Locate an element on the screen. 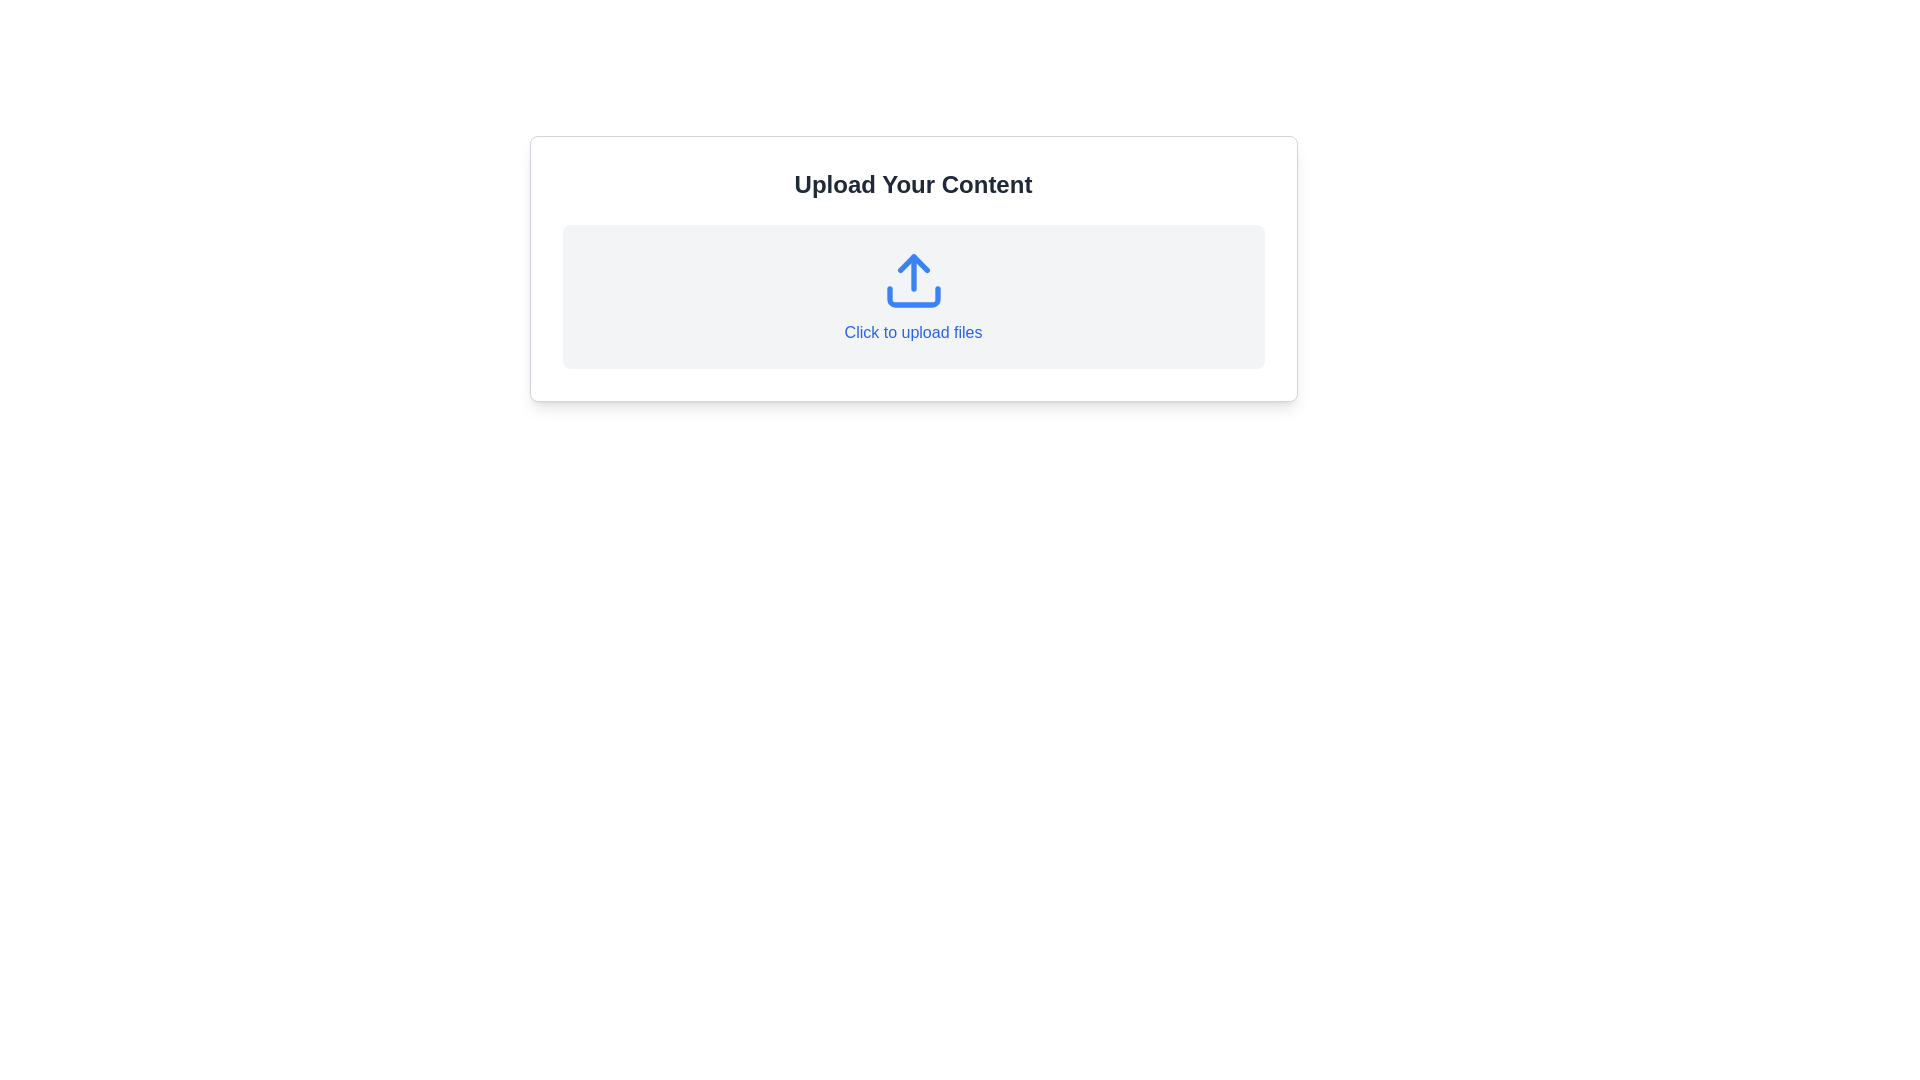 The image size is (1920, 1080). the lower subcomponent of the upload icon, which symbolizes a tray for receiving uploads, located at the center of the main content area is located at coordinates (912, 297).